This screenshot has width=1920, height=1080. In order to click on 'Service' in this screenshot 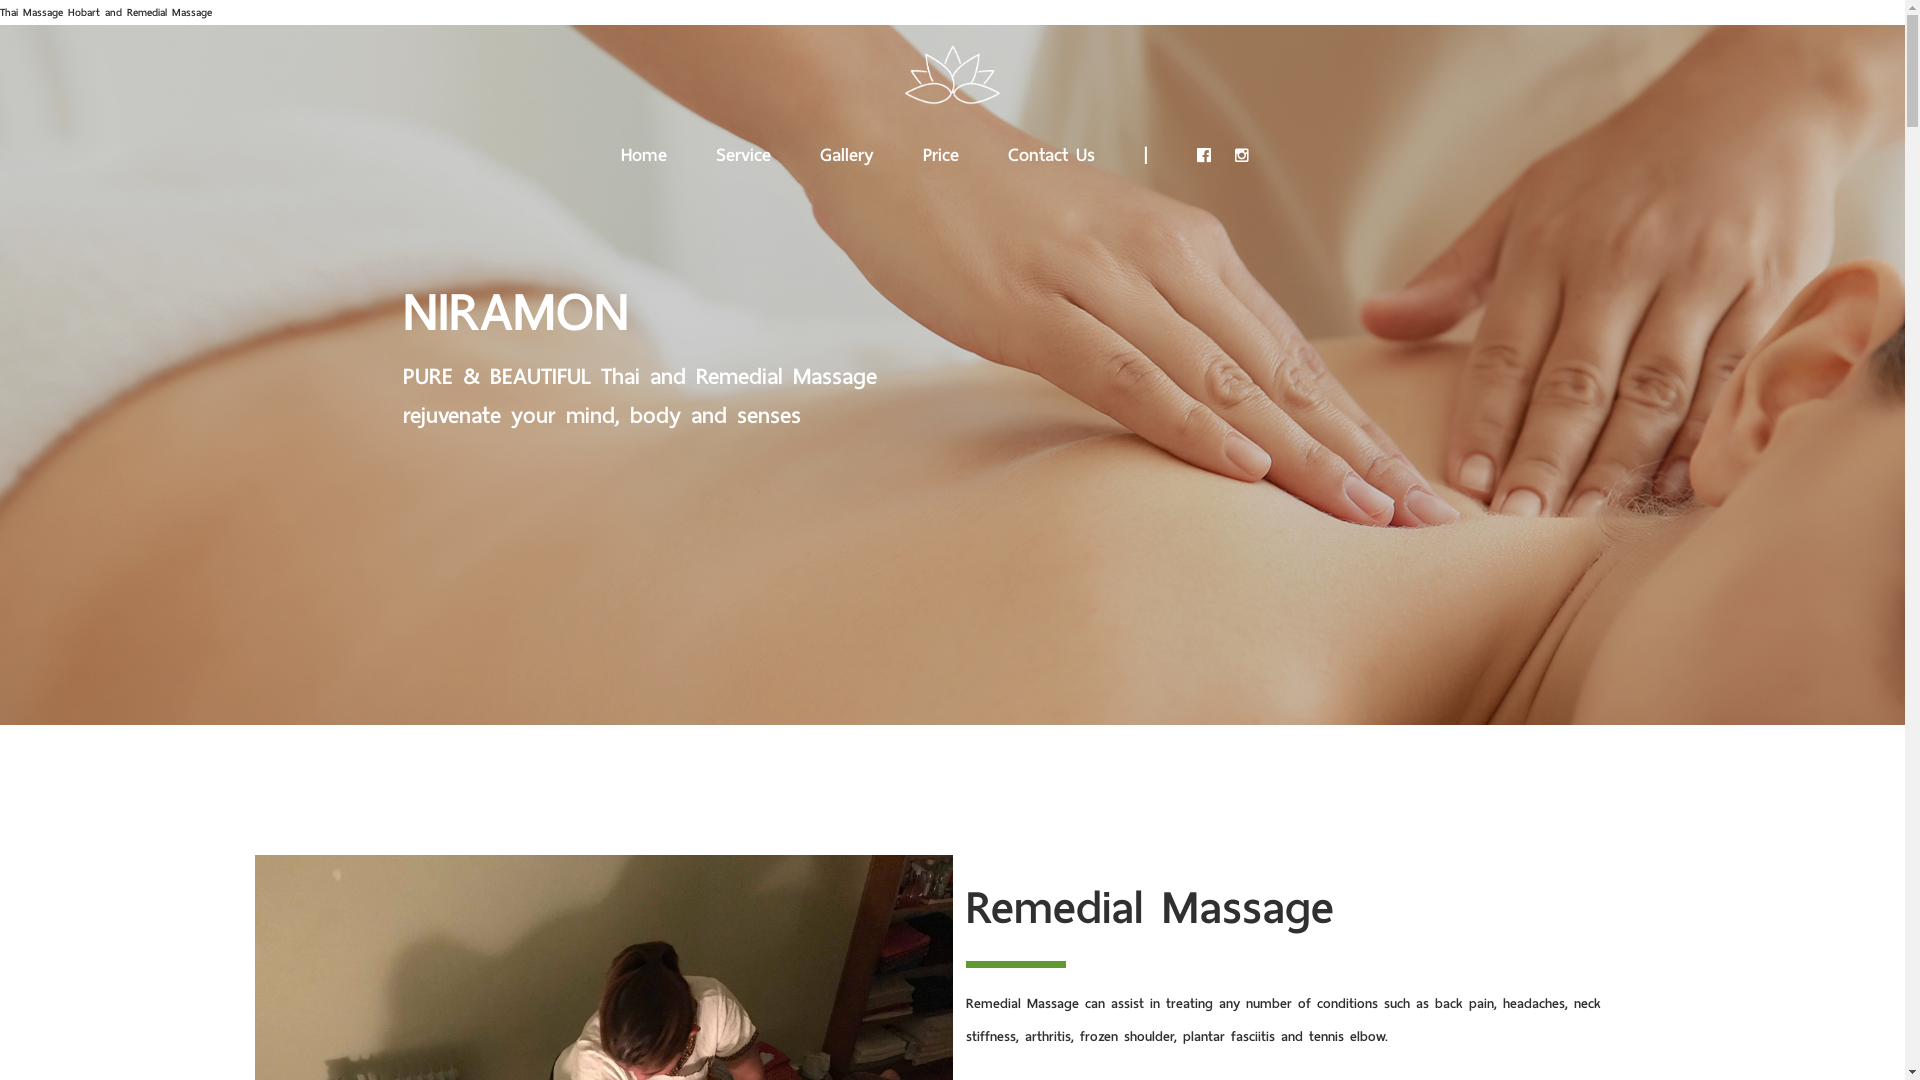, I will do `click(742, 149)`.